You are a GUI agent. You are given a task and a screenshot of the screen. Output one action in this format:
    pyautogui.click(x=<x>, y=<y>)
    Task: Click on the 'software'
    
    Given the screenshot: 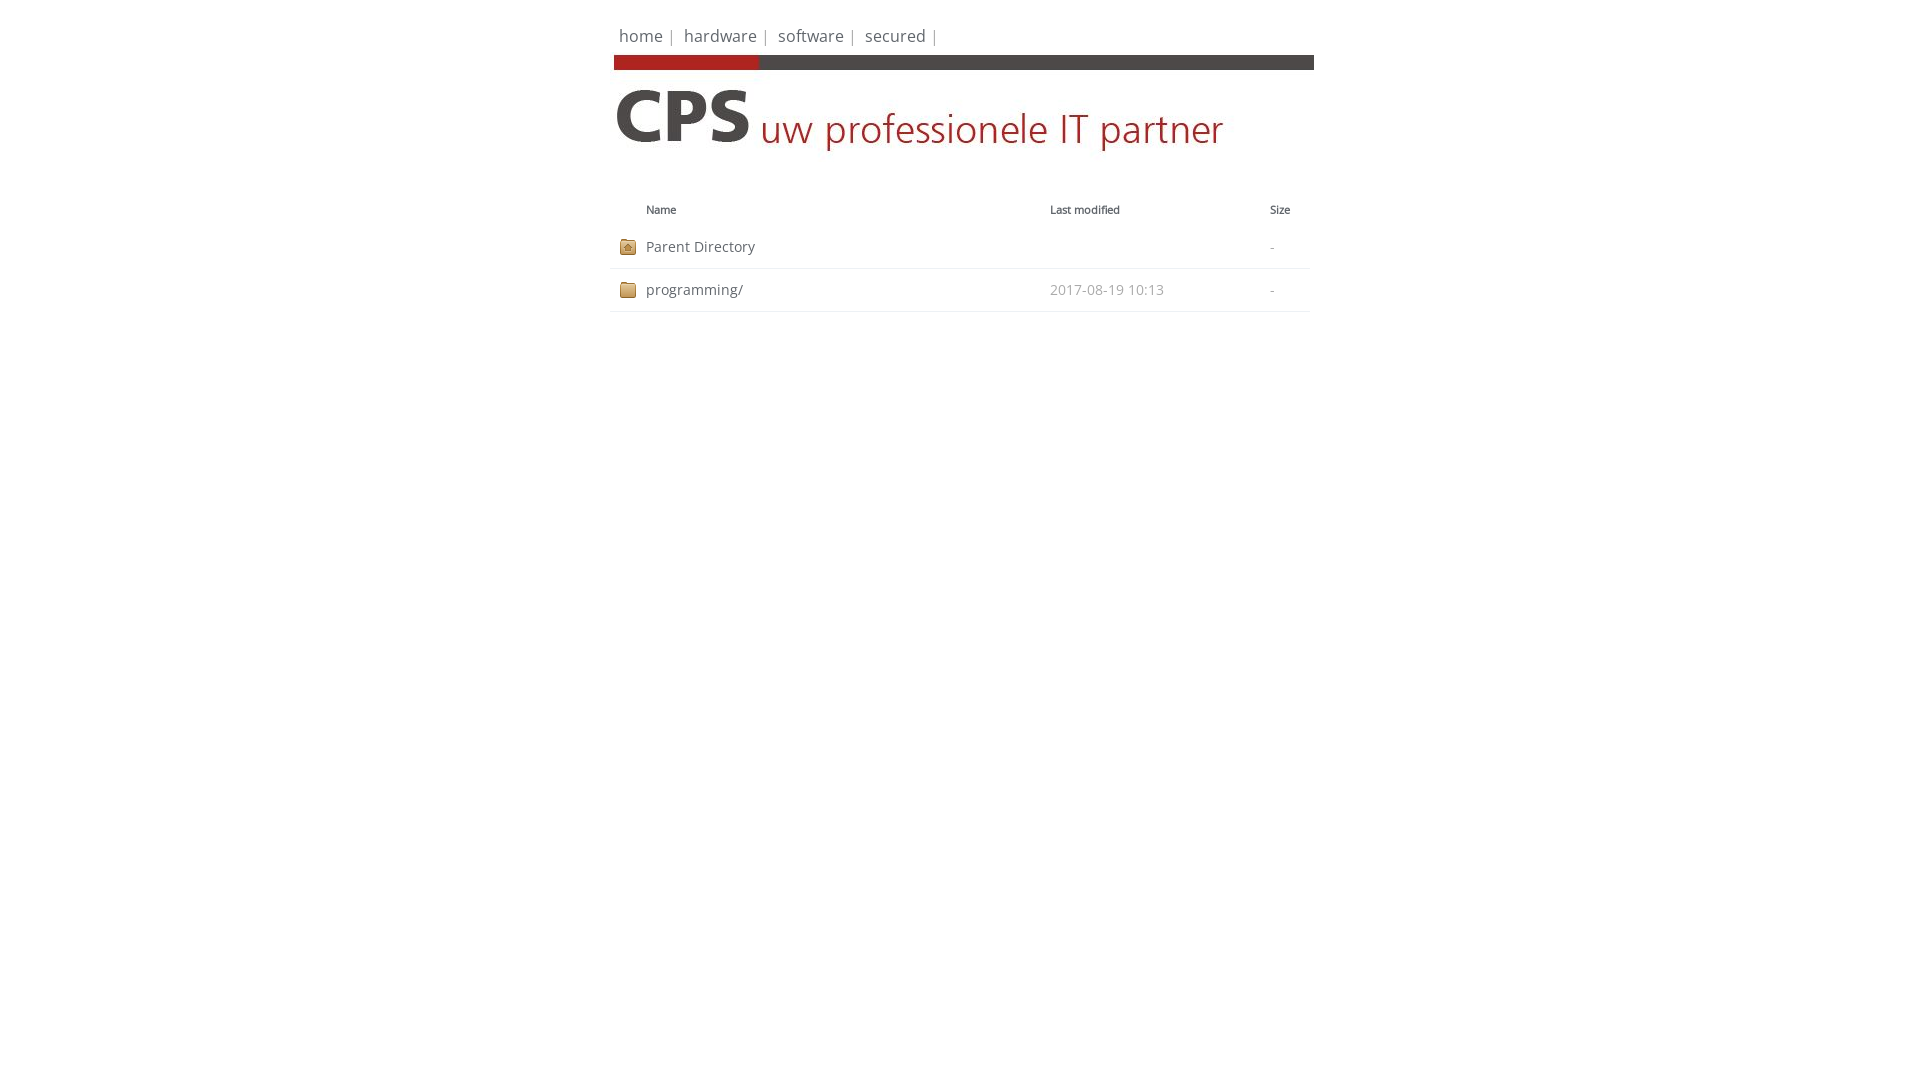 What is the action you would take?
    pyautogui.click(x=776, y=35)
    